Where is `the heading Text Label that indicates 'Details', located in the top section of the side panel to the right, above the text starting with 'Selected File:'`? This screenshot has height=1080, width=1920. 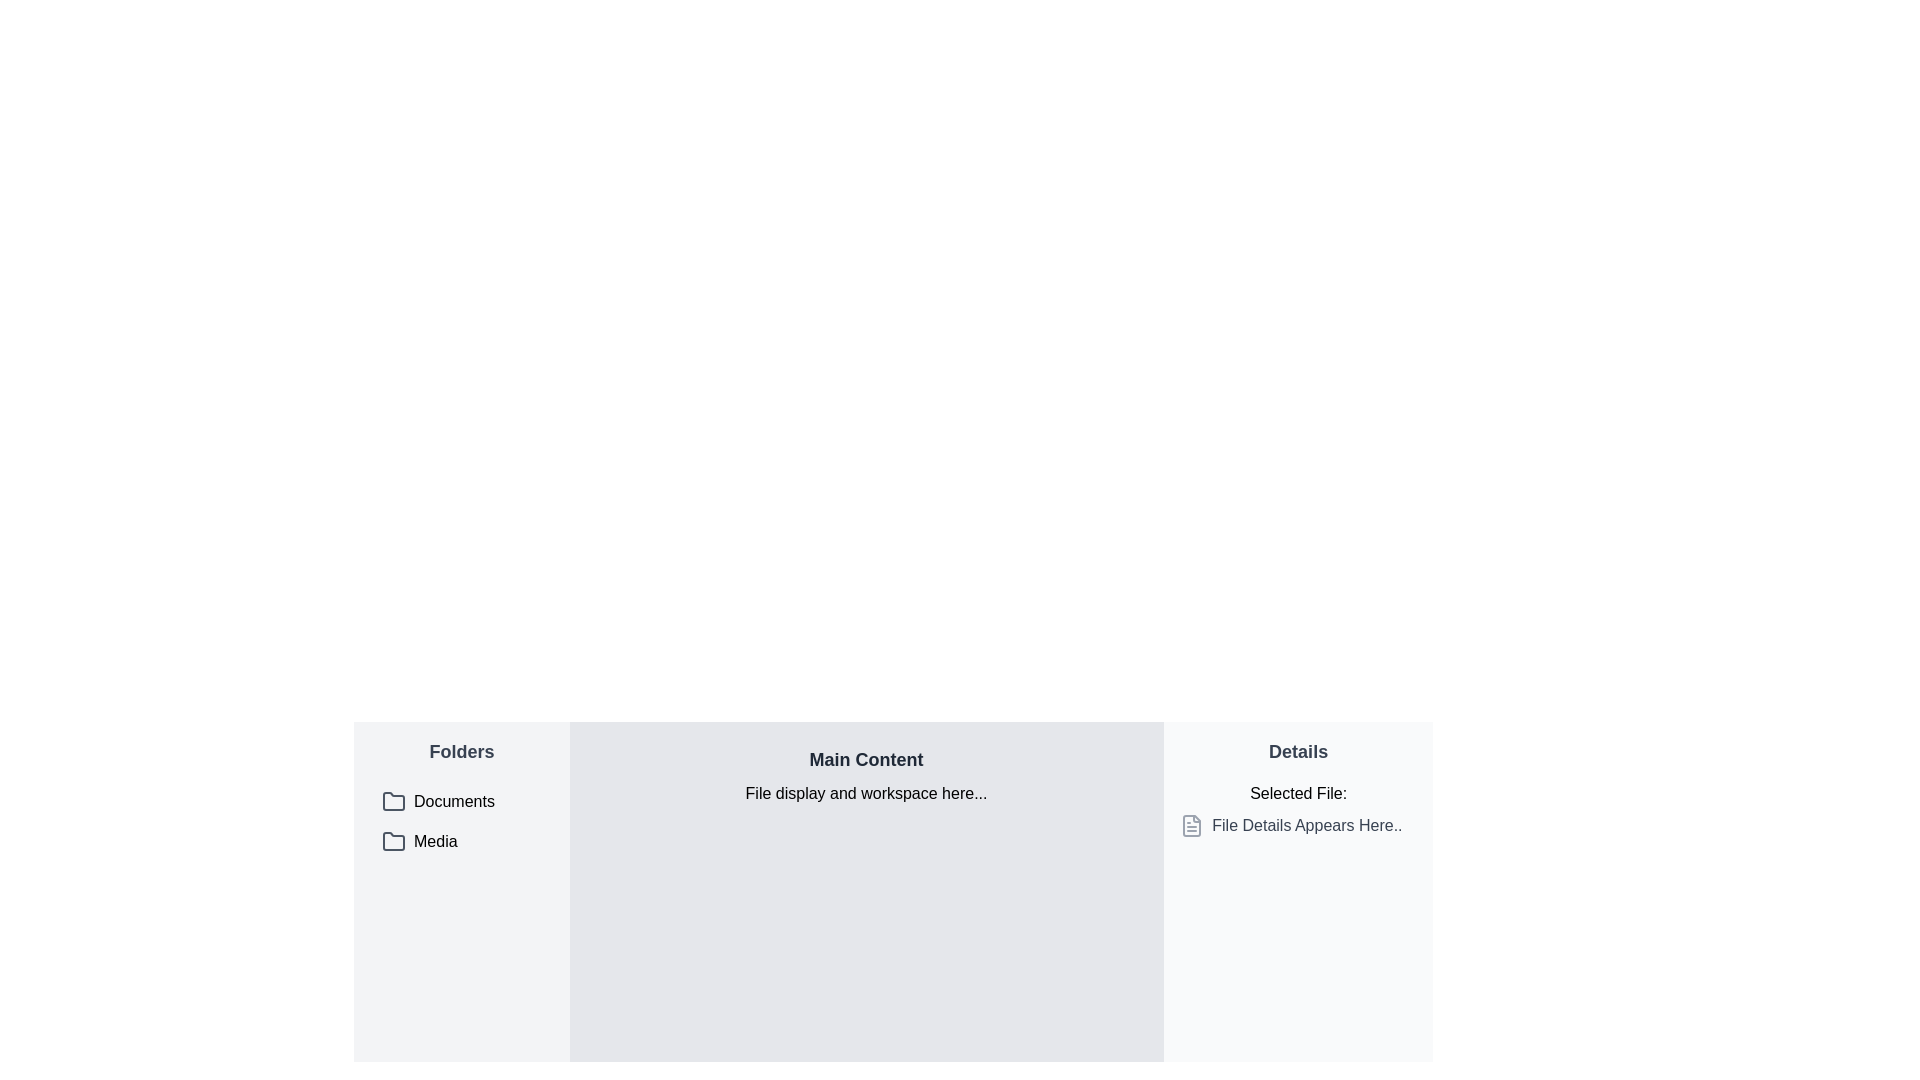
the heading Text Label that indicates 'Details', located in the top section of the side panel to the right, above the text starting with 'Selected File:' is located at coordinates (1298, 752).